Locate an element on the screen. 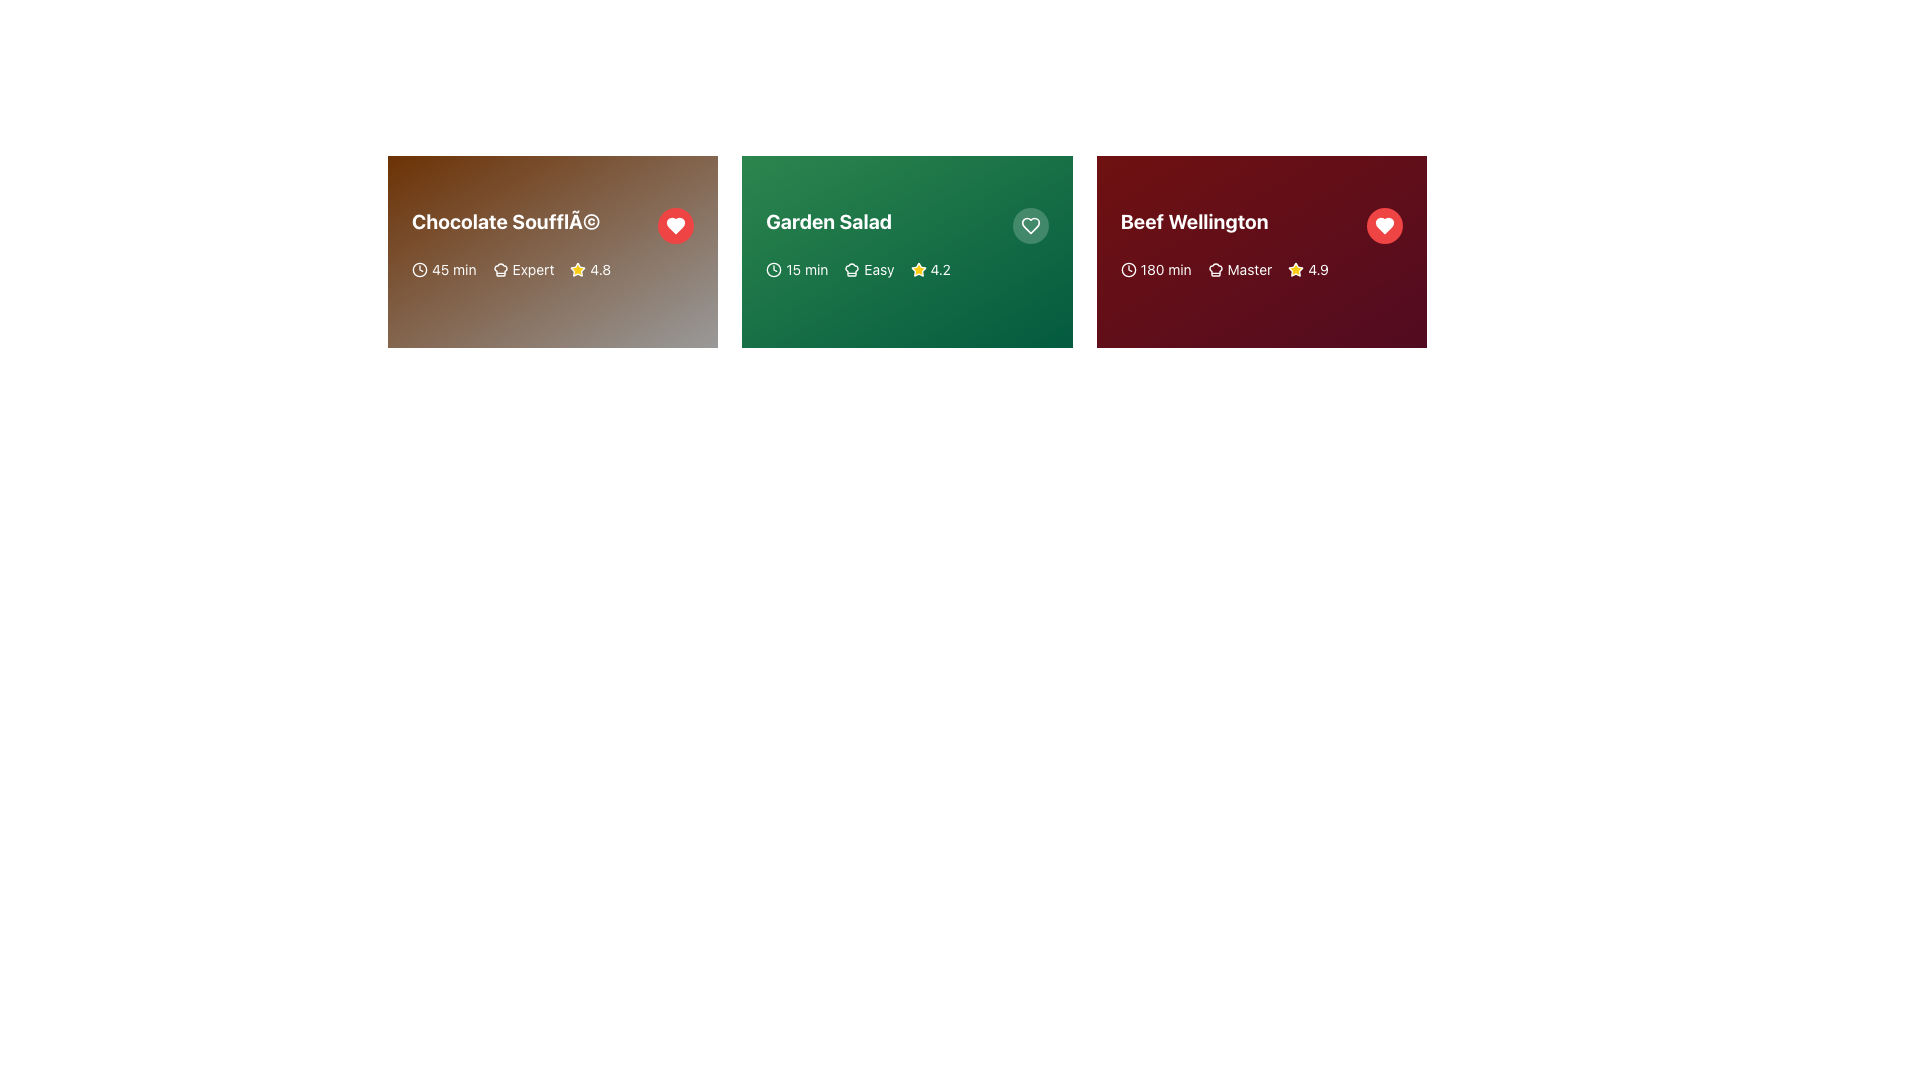 The height and width of the screenshot is (1080, 1920). the share button located is located at coordinates (466, 308).